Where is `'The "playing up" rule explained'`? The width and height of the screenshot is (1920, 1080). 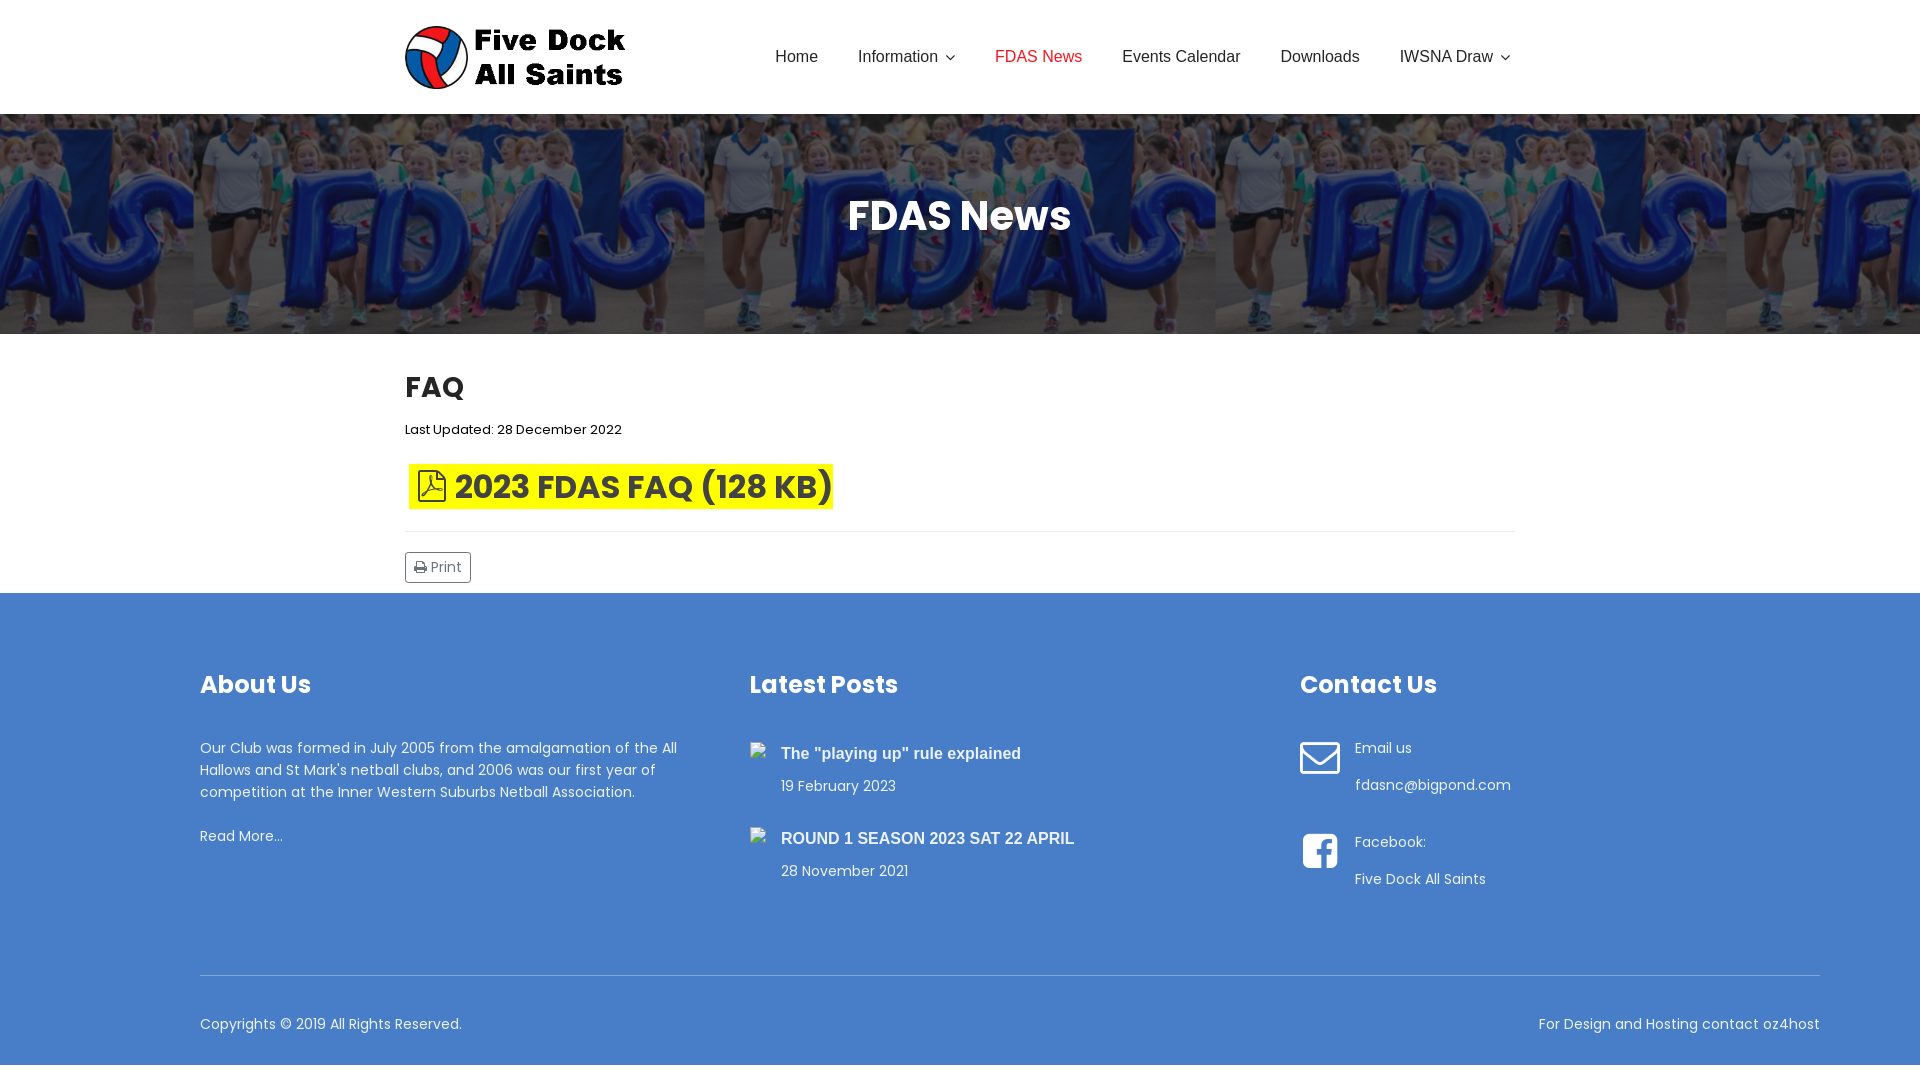
'The "playing up" rule explained' is located at coordinates (780, 753).